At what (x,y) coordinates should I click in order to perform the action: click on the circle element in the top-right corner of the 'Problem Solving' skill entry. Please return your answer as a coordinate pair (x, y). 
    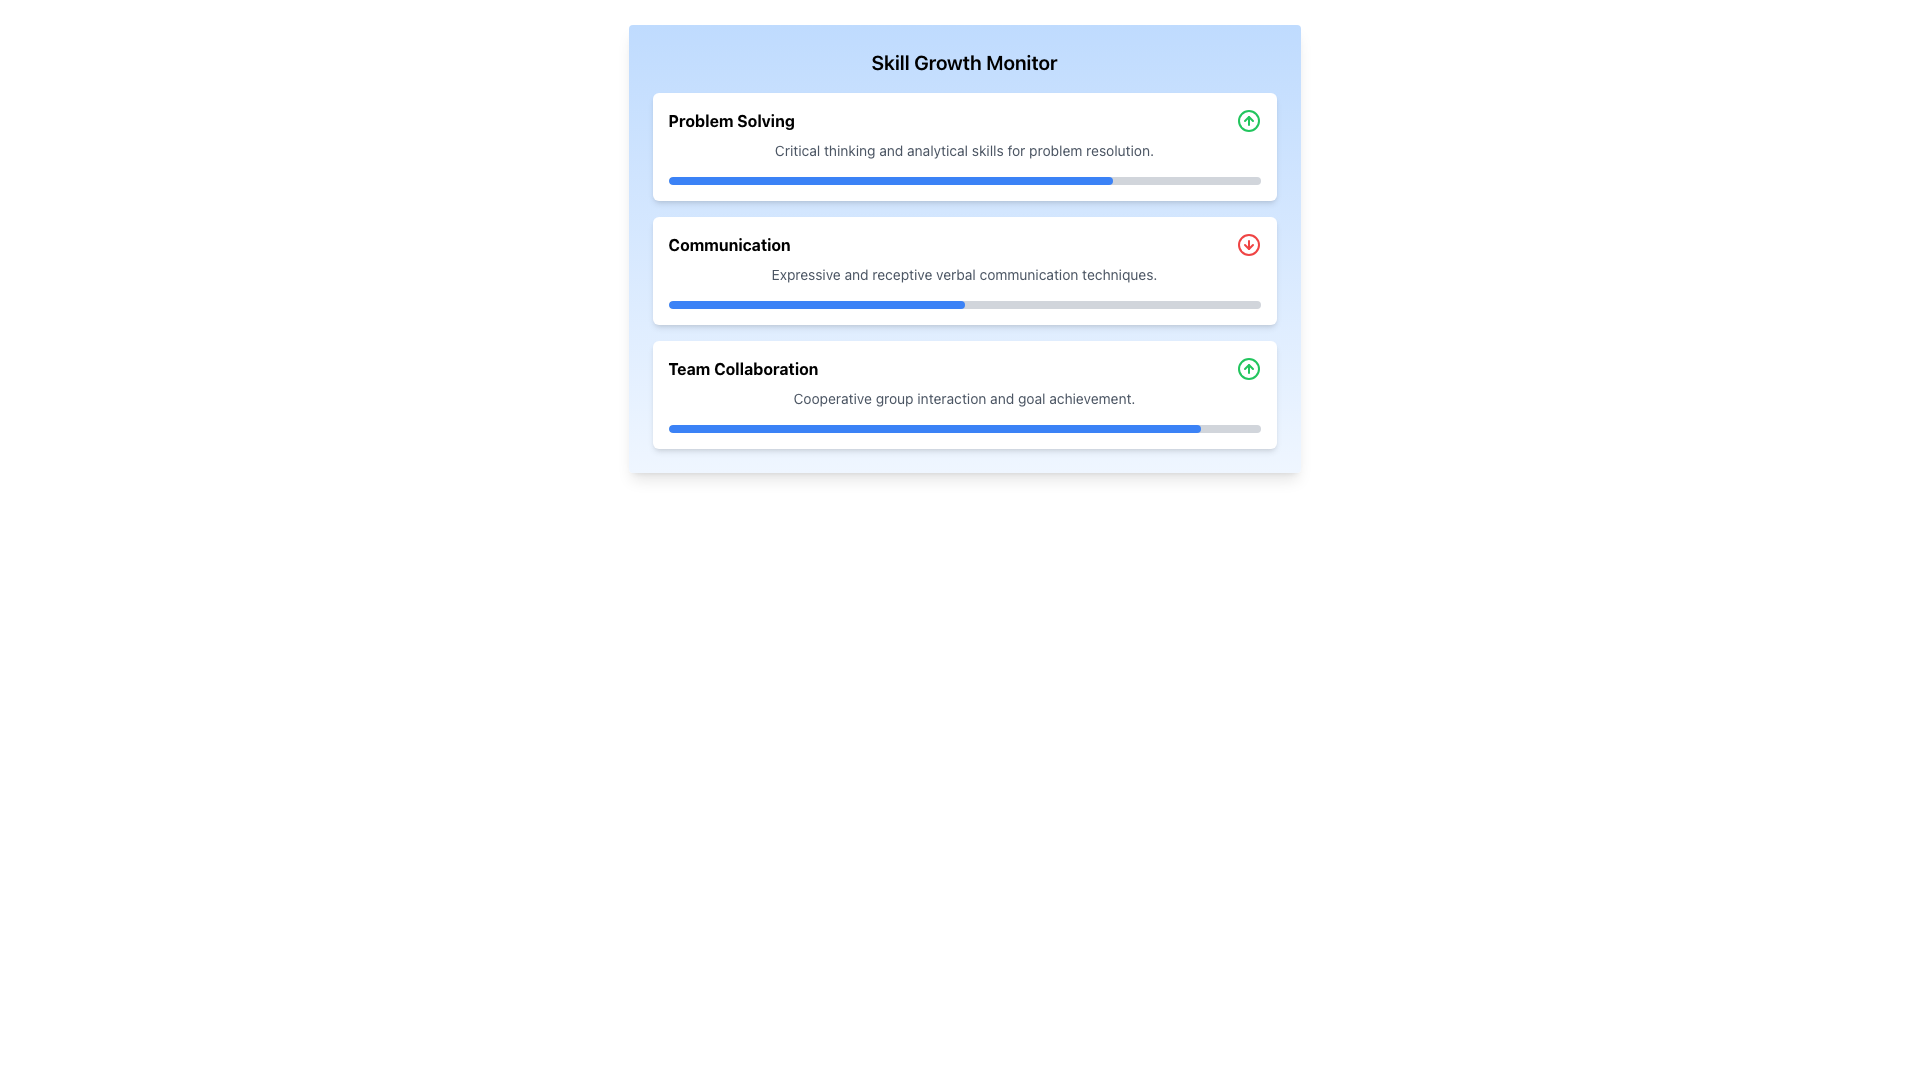
    Looking at the image, I should click on (1247, 120).